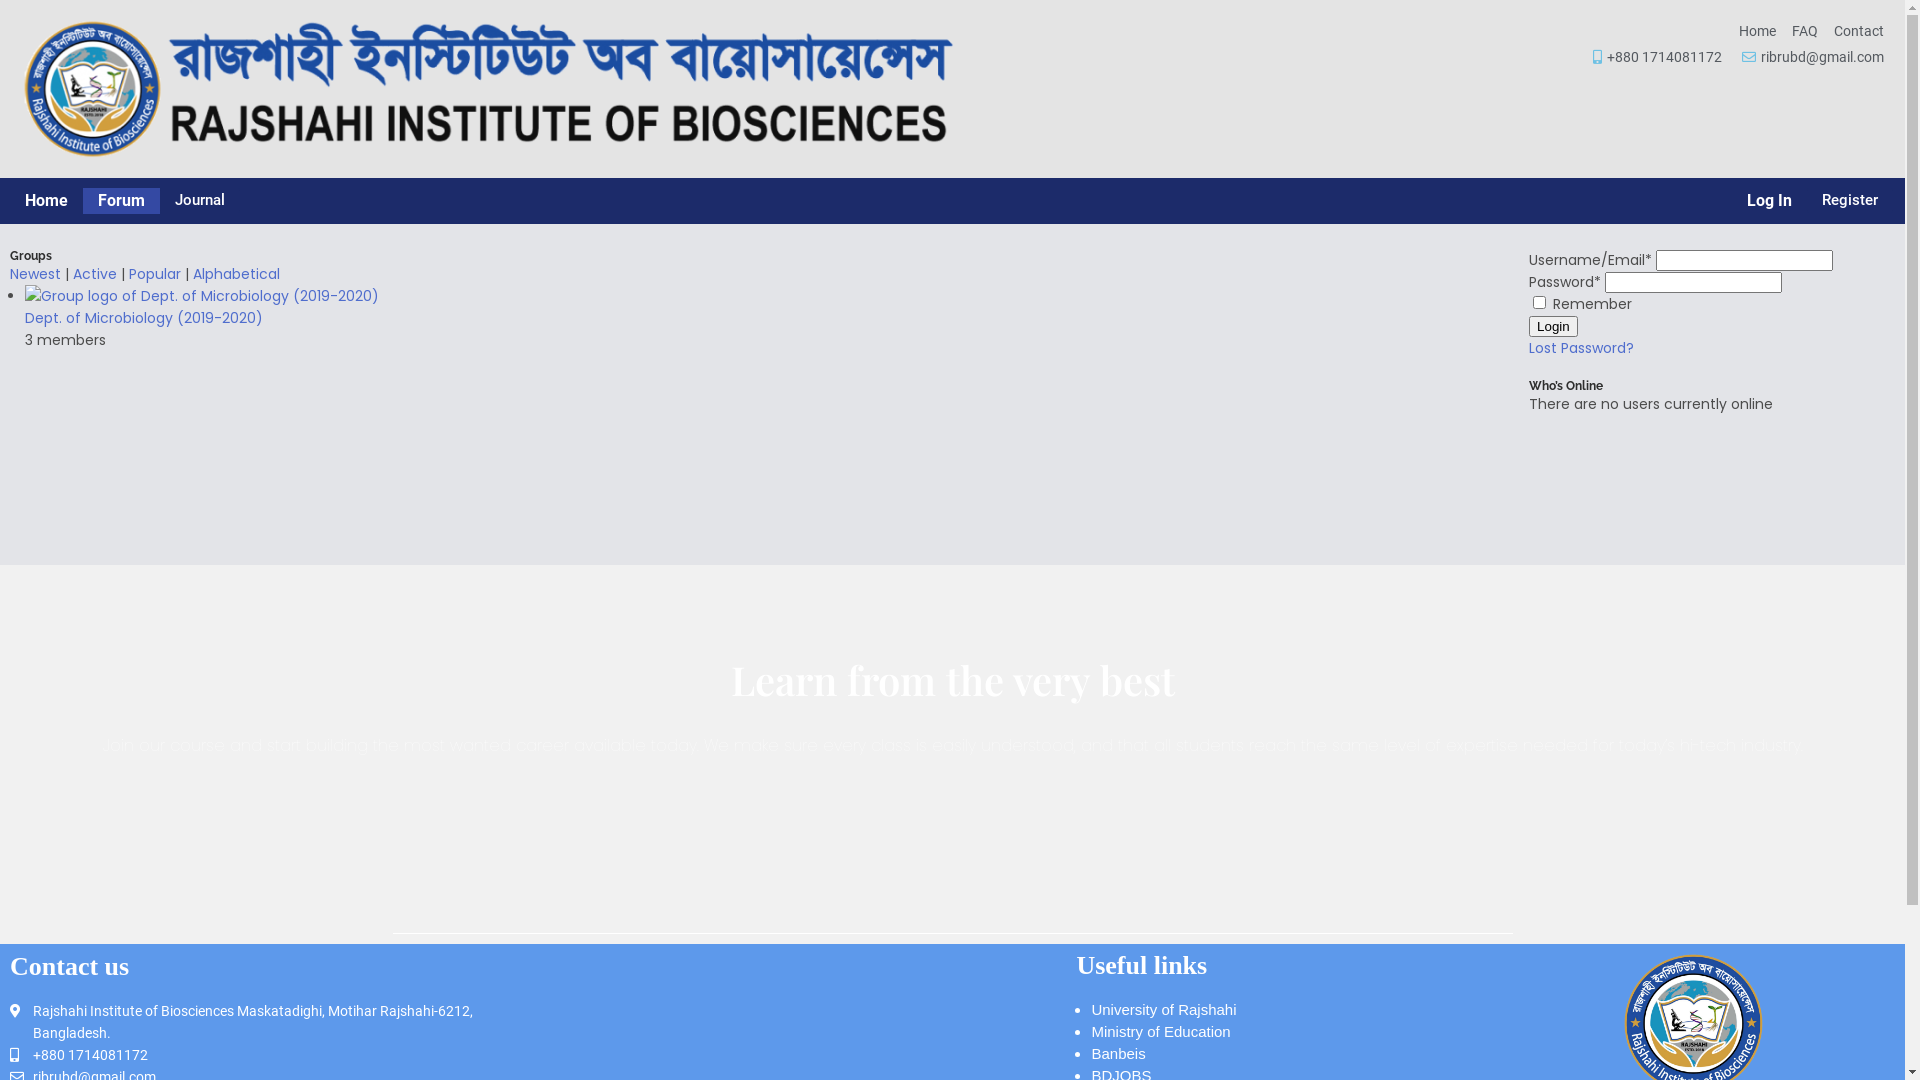  What do you see at coordinates (1857, 30) in the screenshot?
I see `'Contact'` at bounding box center [1857, 30].